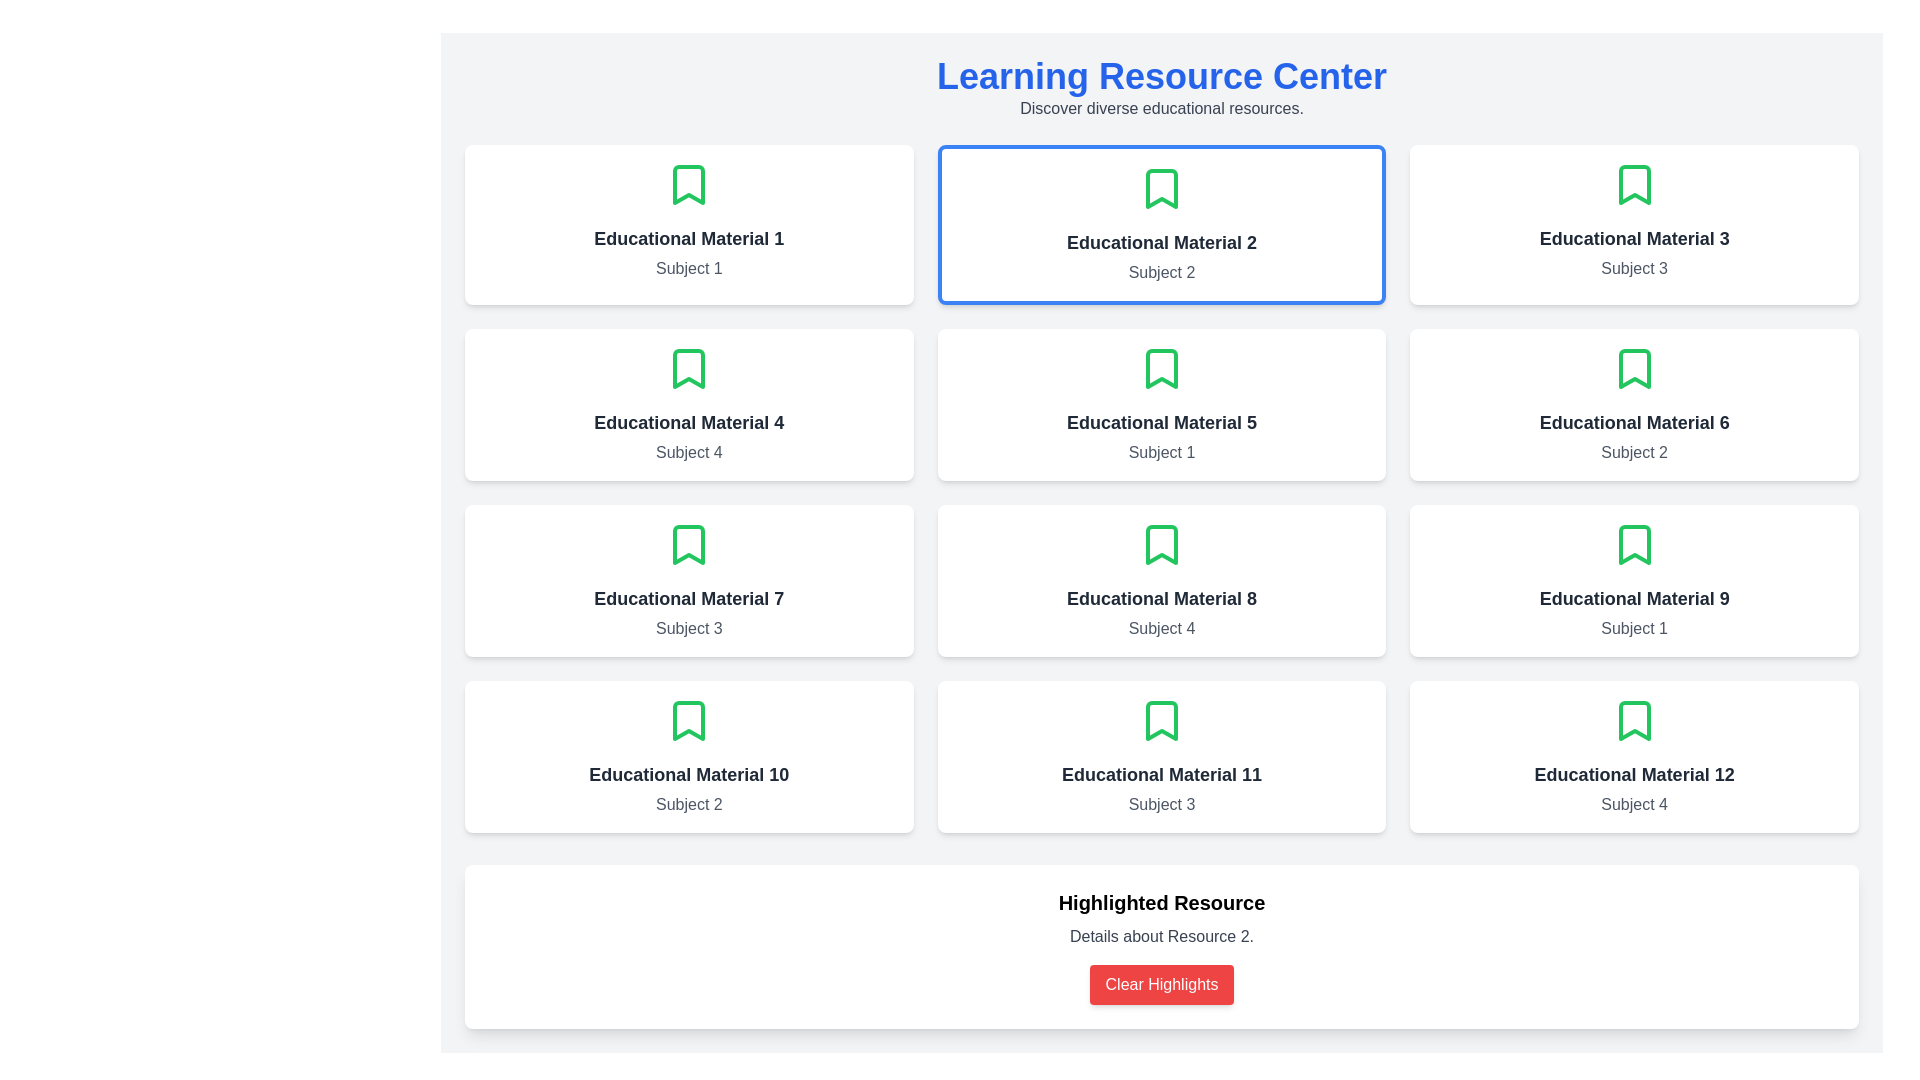  What do you see at coordinates (1161, 937) in the screenshot?
I see `the static text label that provides details about 'Resource 2', located between the title 'Highlighted Resource' and the 'Clear Highlights' button` at bounding box center [1161, 937].